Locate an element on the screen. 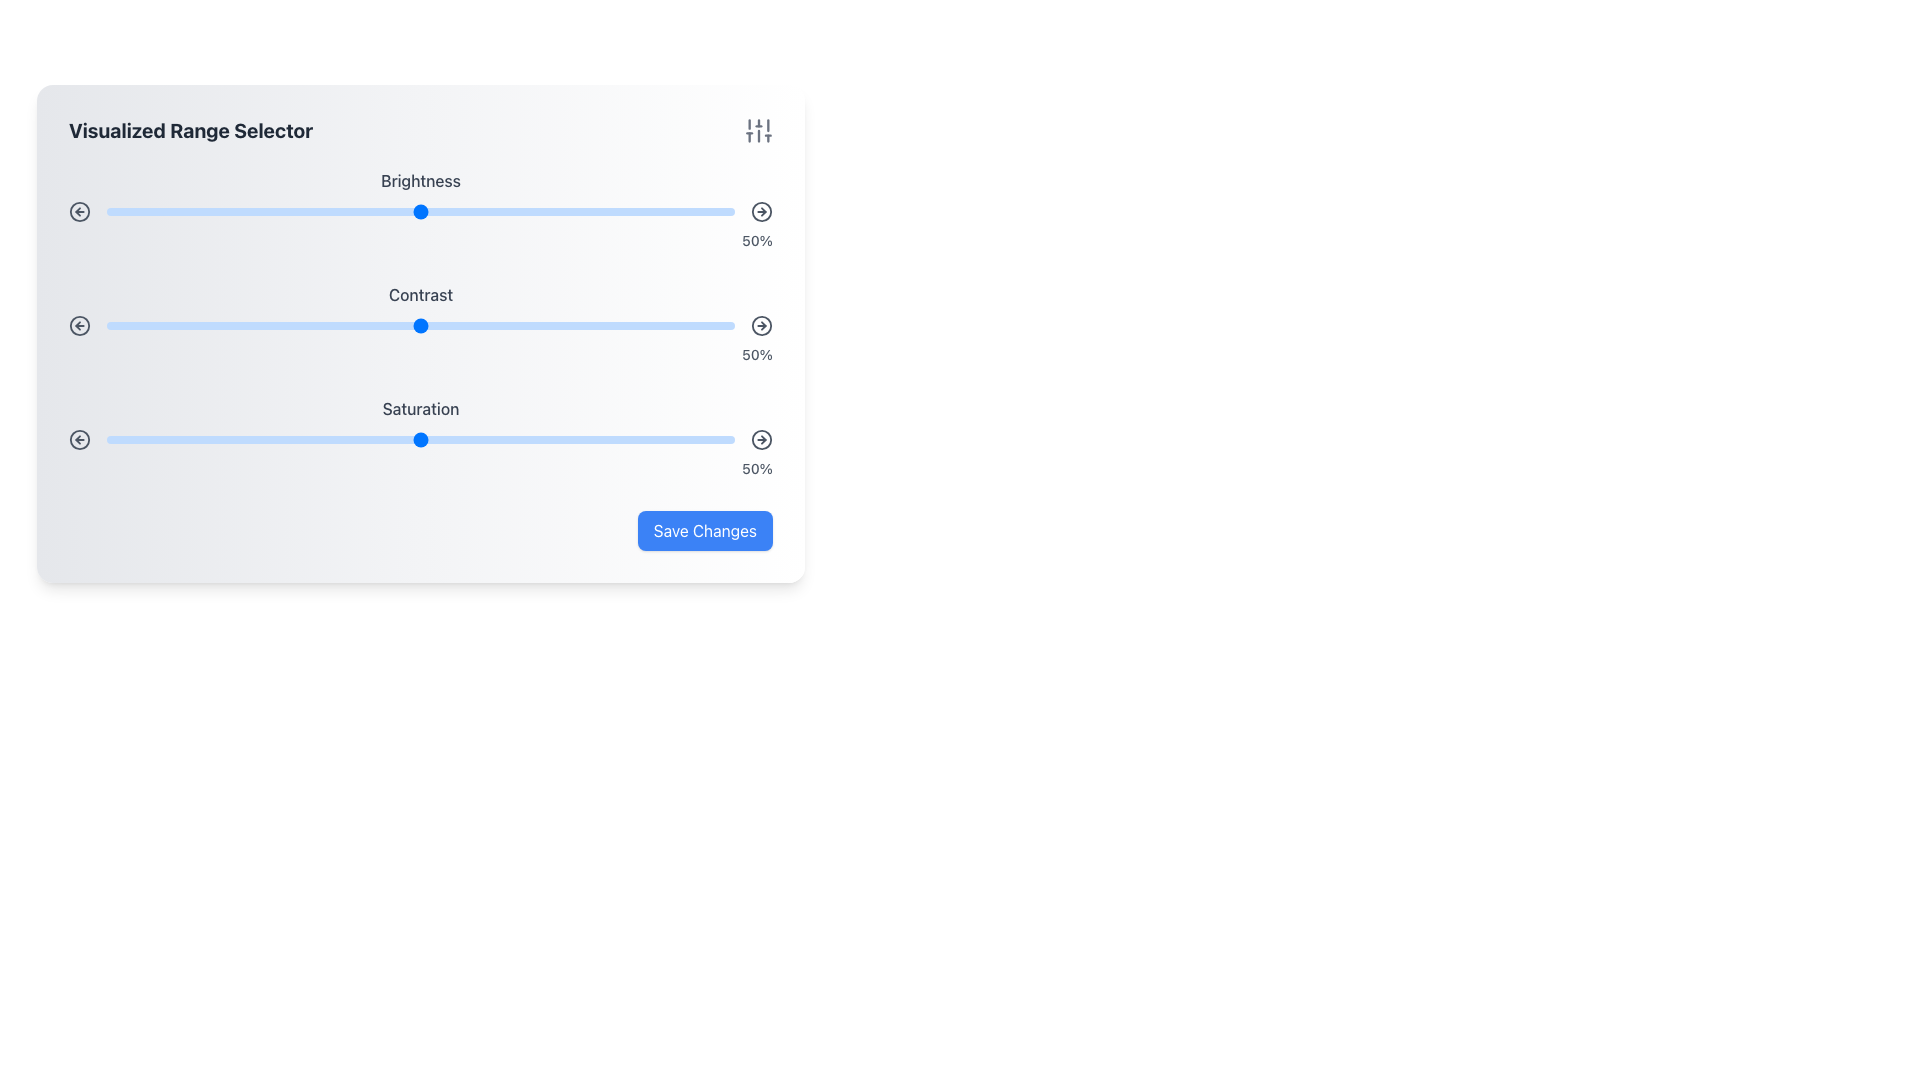 This screenshot has width=1920, height=1080. the submit button located at the bottom-right corner of the settings interface to receive keyboard interactions is located at coordinates (705, 530).